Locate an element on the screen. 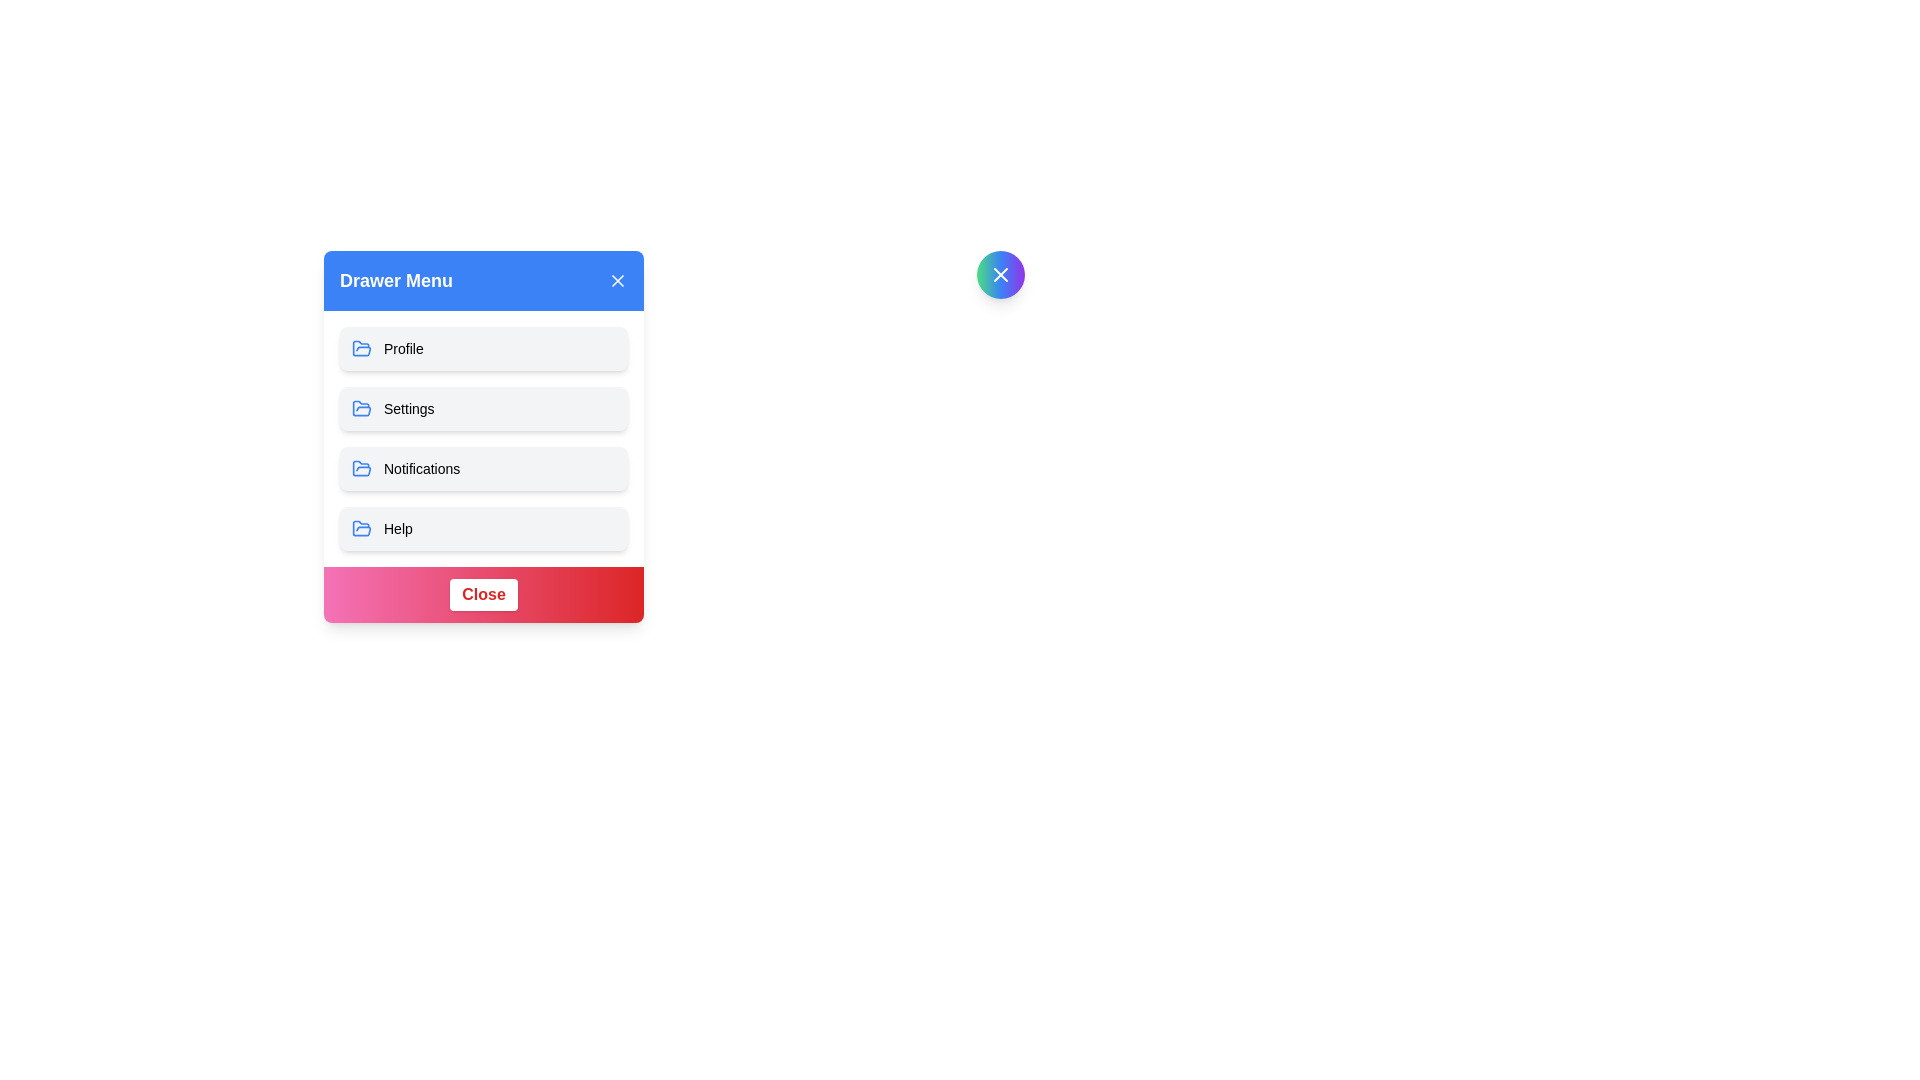  the 'Settings' label in the drawer menu, which is located between the 'Profile' and 'Notifications' options is located at coordinates (408, 407).